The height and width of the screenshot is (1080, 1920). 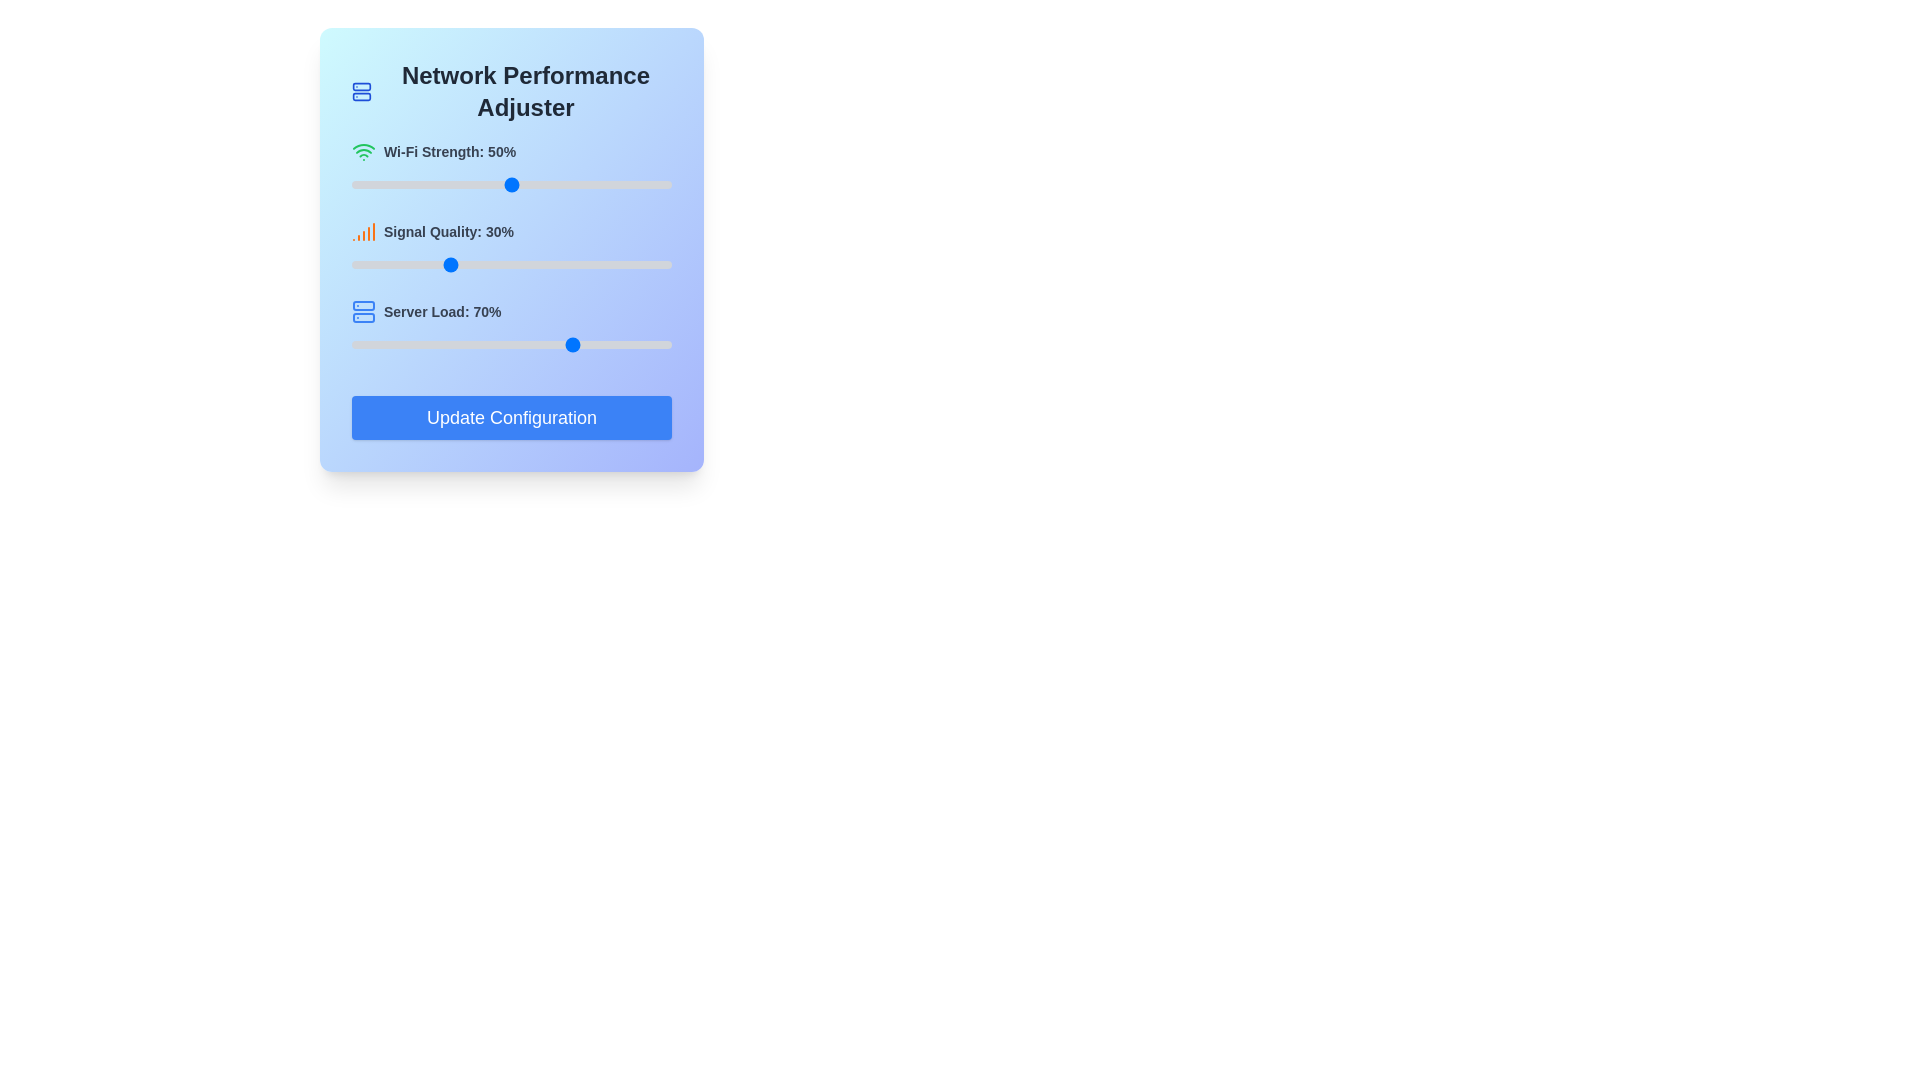 I want to click on the slider for adjusting server load percentage, located under the 'Network Performance Adjuster' section, after 'Wi-Fi Strength: 50%' and 'Signal Quality: 30%', so click(x=512, y=326).